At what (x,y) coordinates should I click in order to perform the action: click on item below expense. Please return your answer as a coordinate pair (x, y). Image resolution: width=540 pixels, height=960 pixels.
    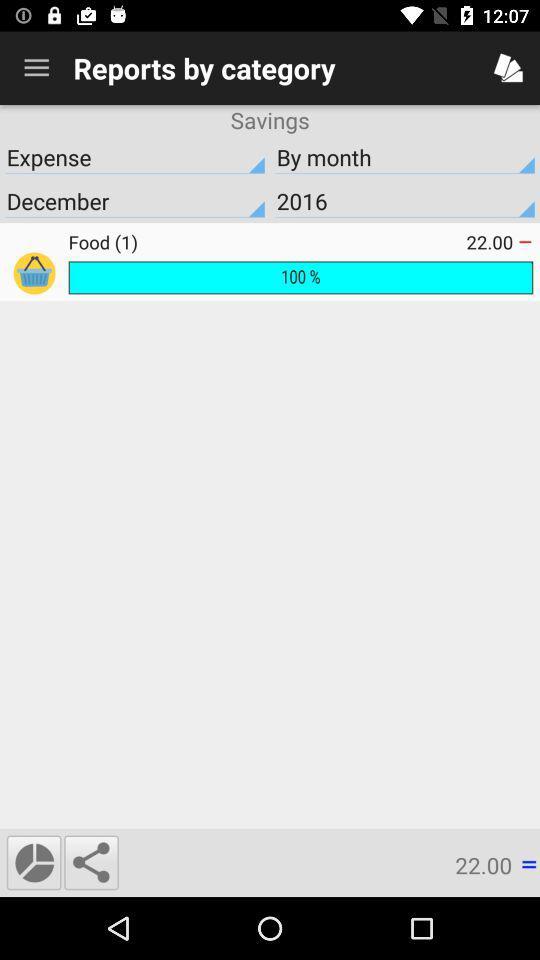
    Looking at the image, I should click on (135, 201).